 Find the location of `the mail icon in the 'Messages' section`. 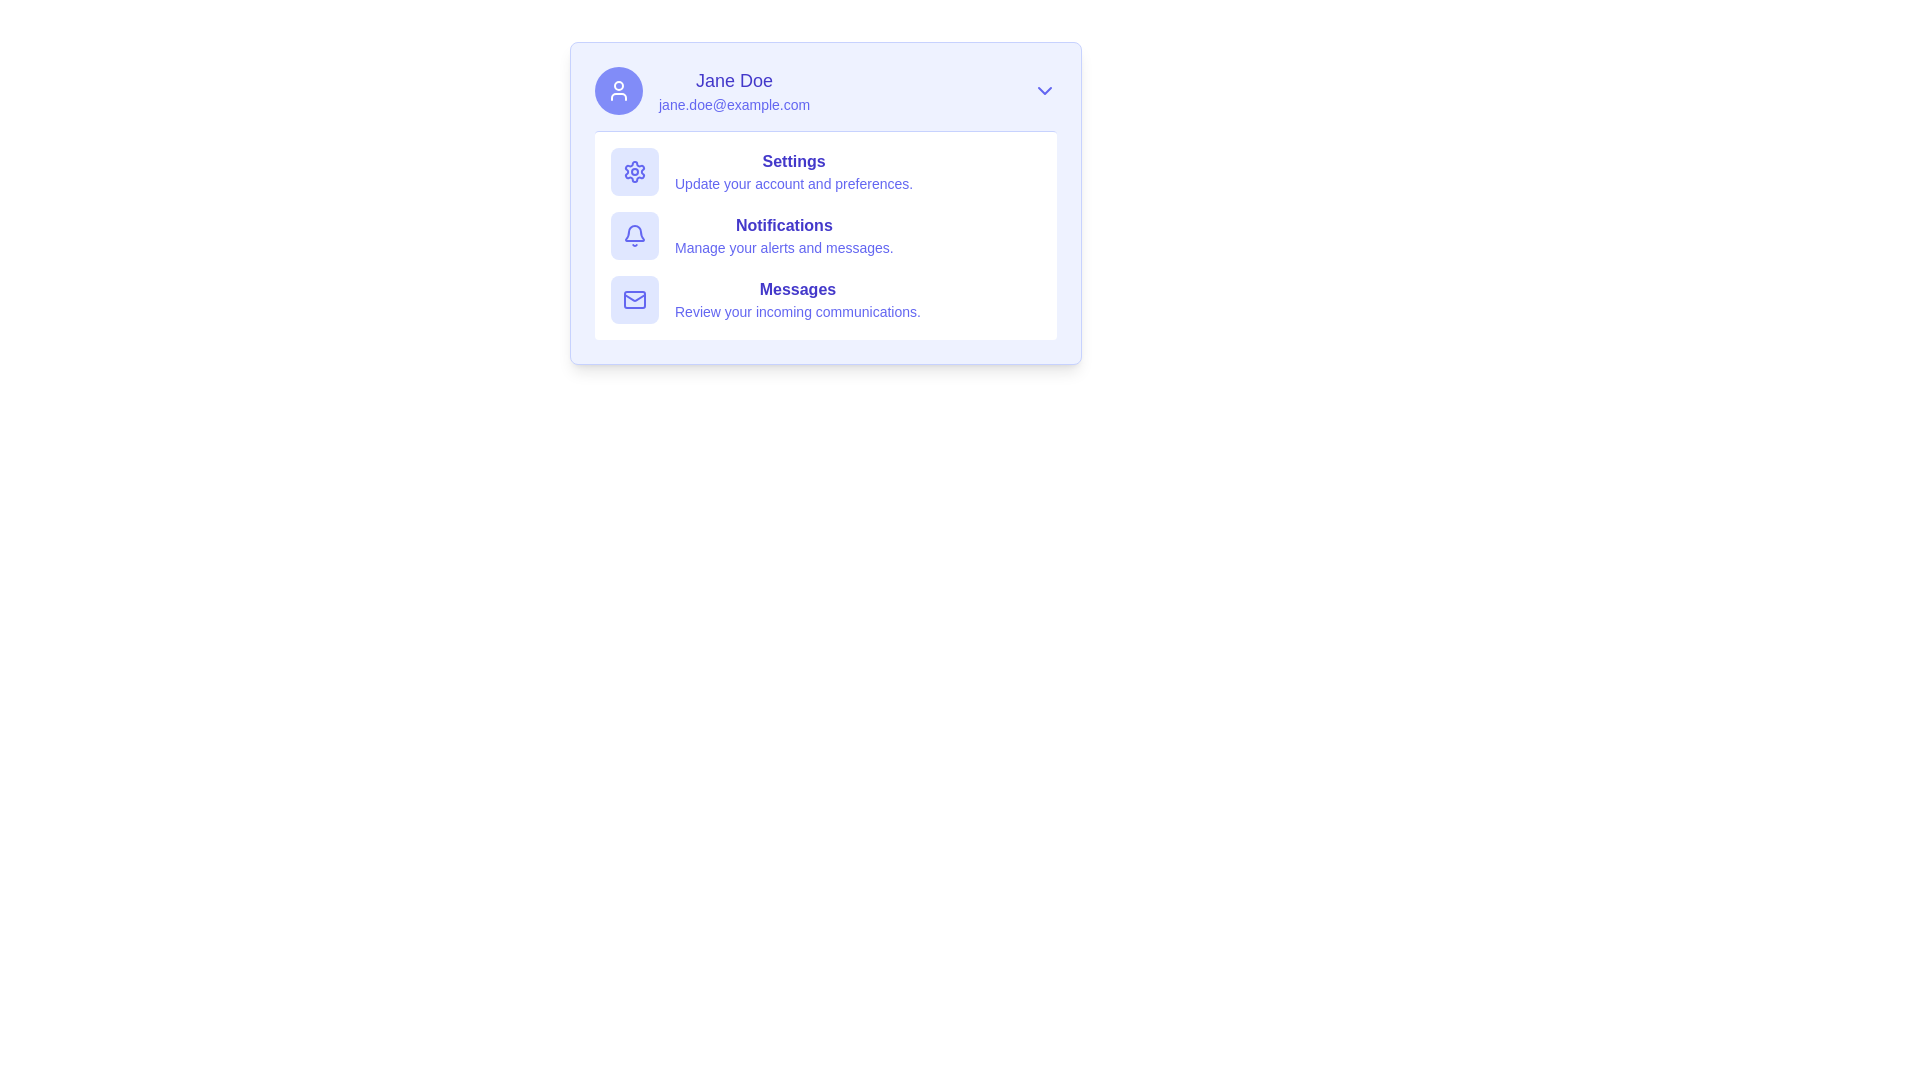

the mail icon in the 'Messages' section is located at coordinates (825, 300).